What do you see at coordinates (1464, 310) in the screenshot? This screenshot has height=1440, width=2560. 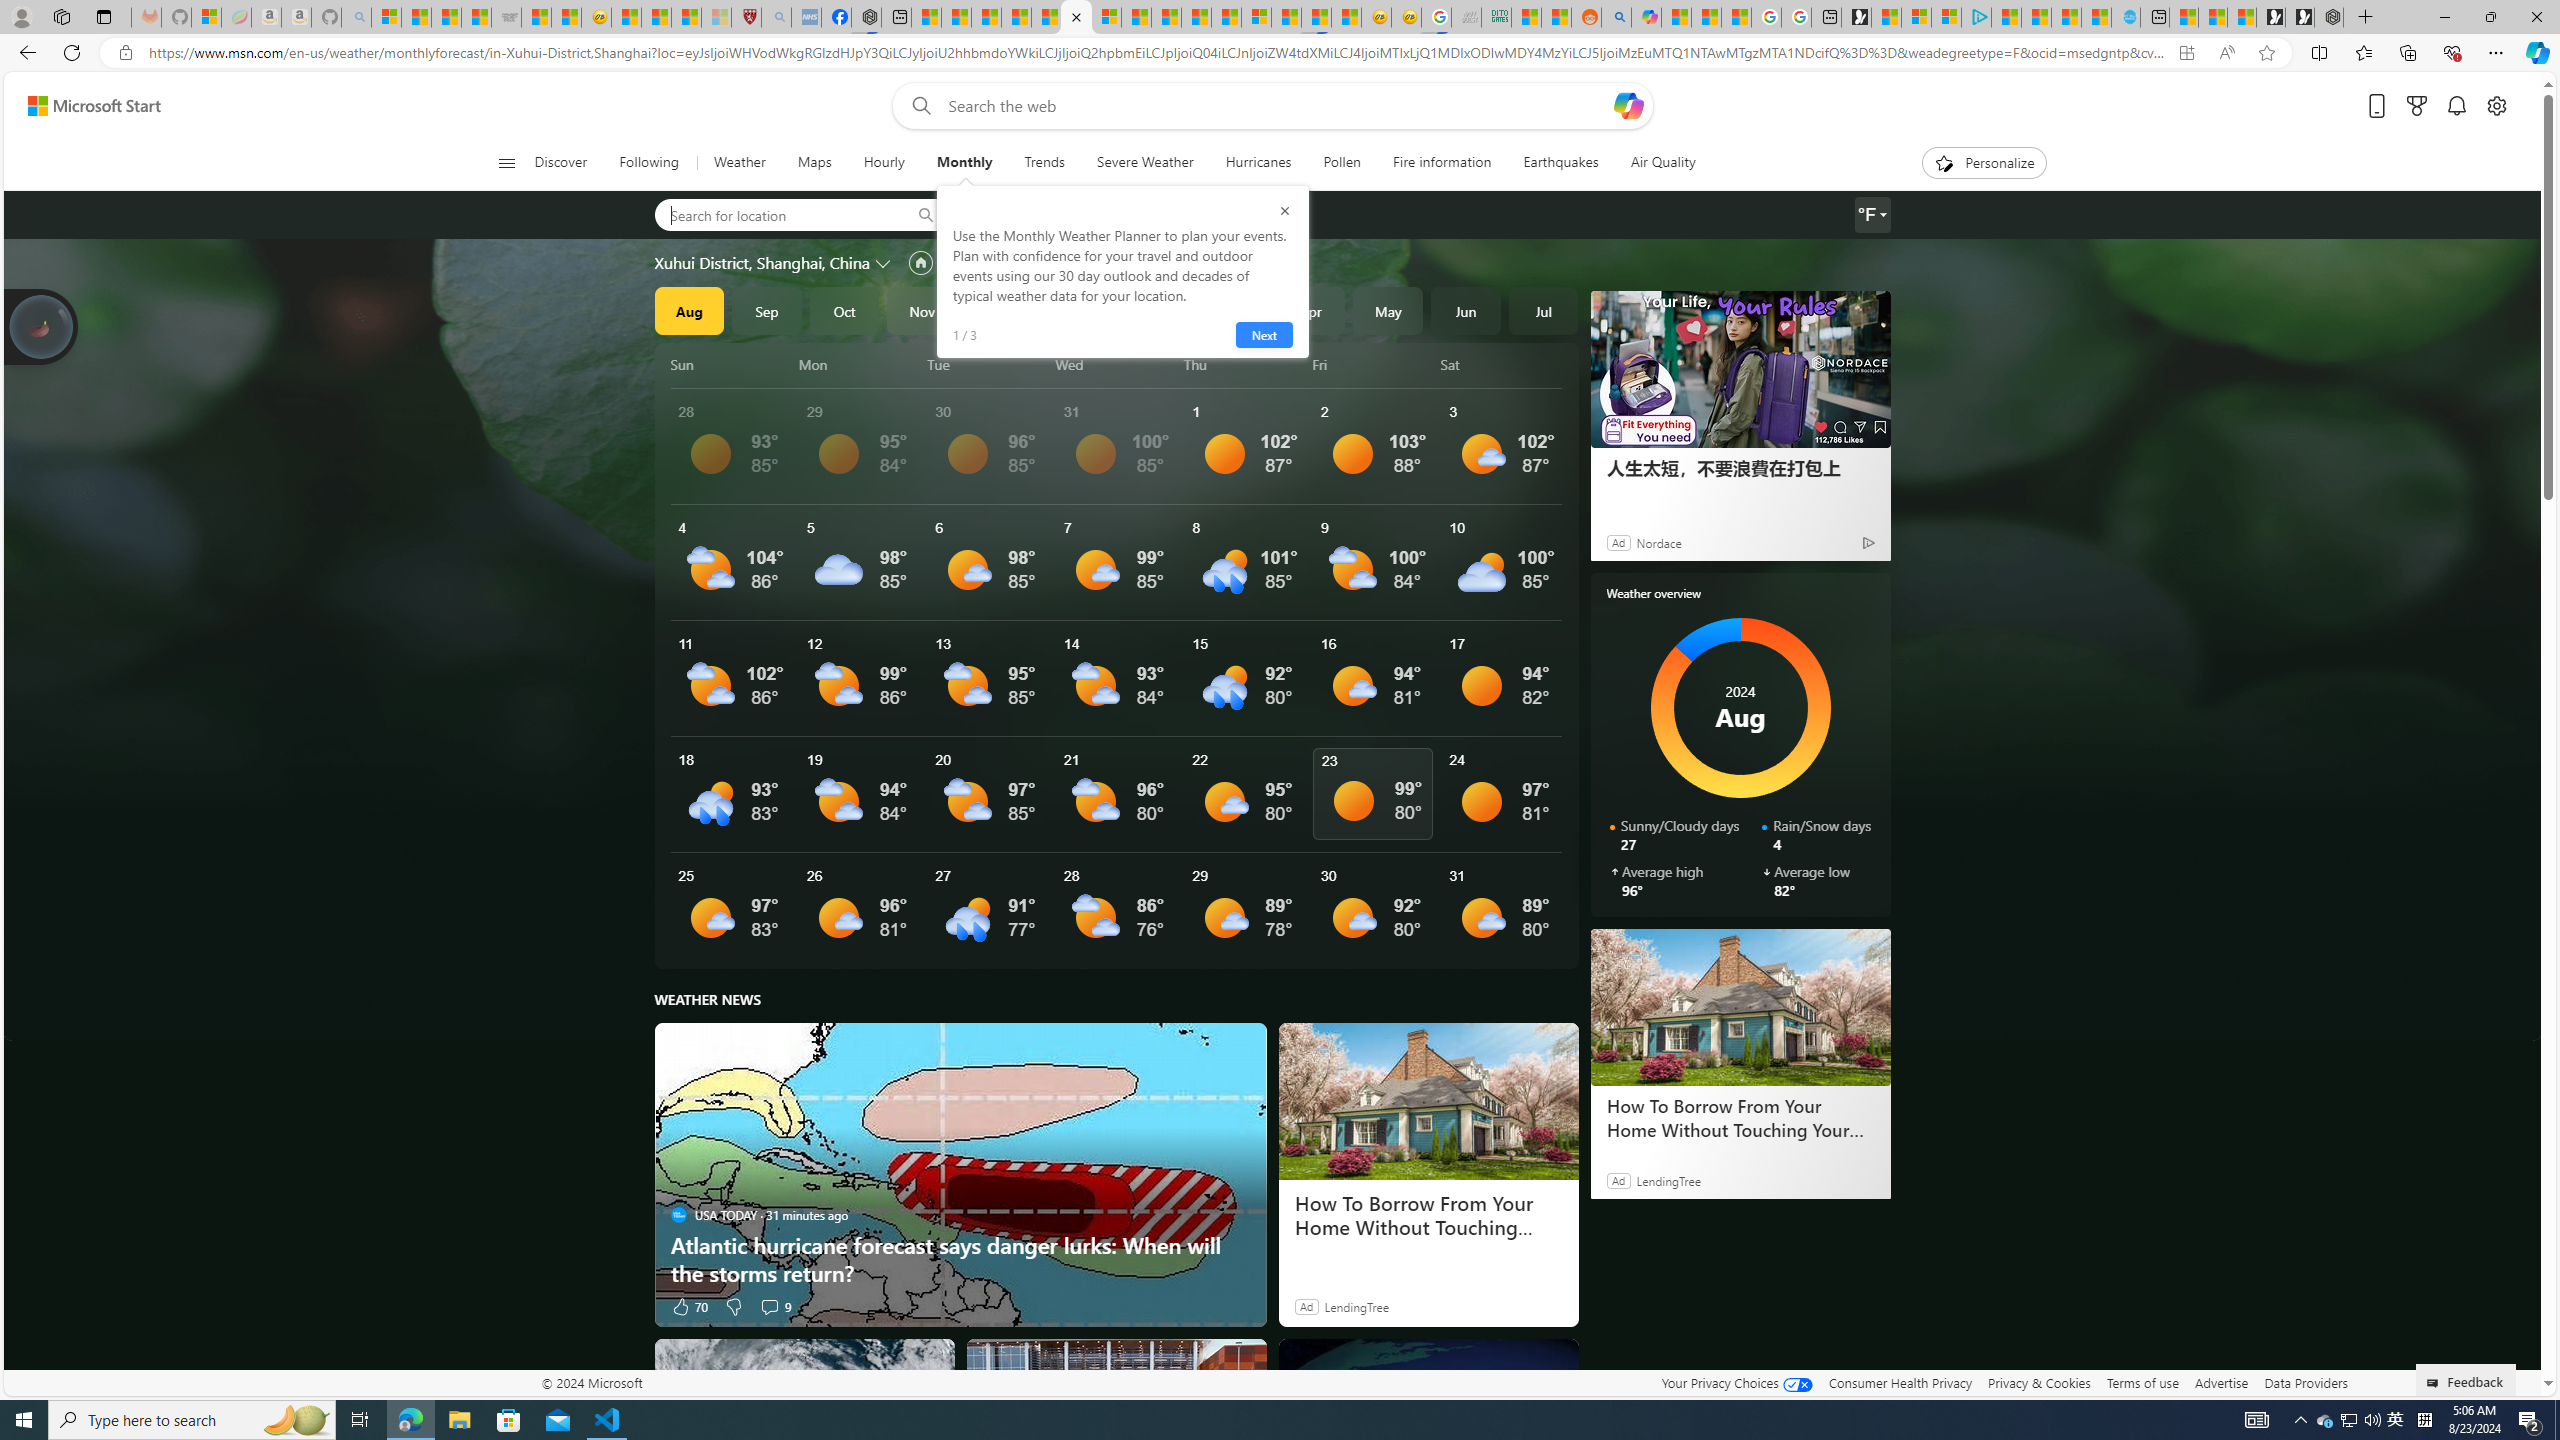 I see `'Jun'` at bounding box center [1464, 310].